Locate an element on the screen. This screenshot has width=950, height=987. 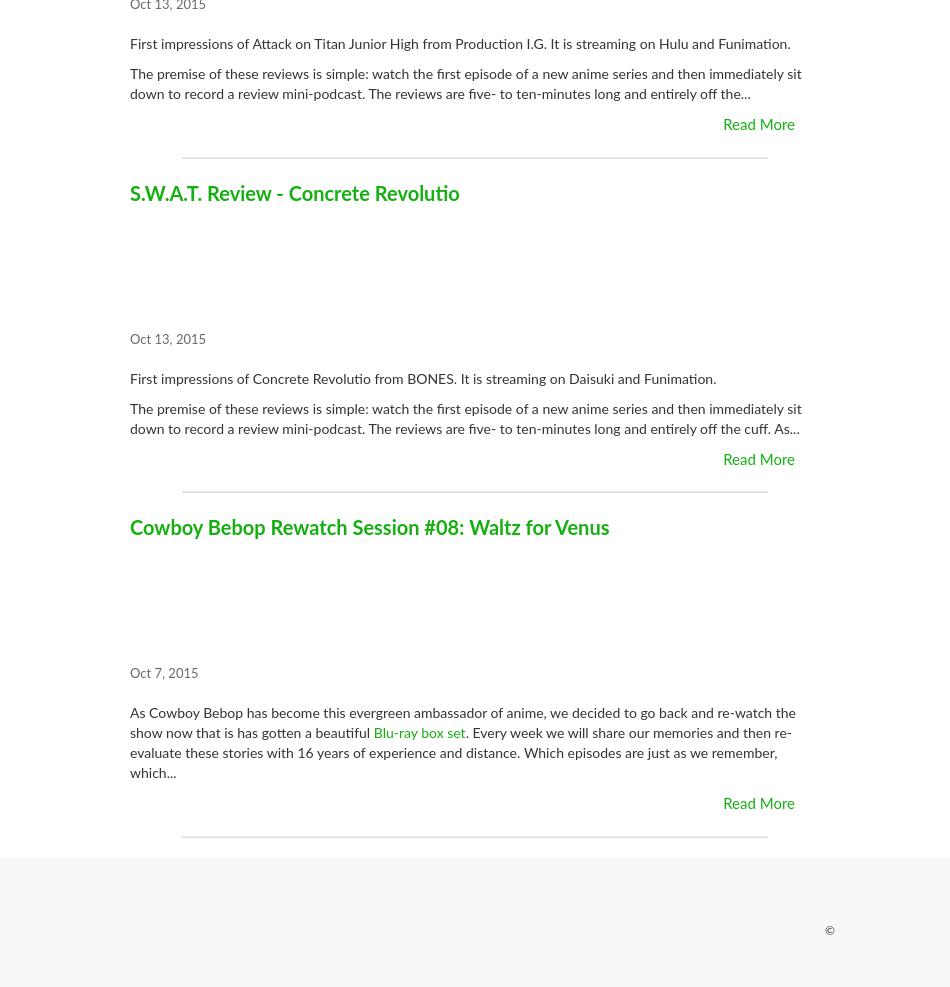
'Cowboy Bebop Rewatch Session #08: Waltz for Venus' is located at coordinates (368, 529).